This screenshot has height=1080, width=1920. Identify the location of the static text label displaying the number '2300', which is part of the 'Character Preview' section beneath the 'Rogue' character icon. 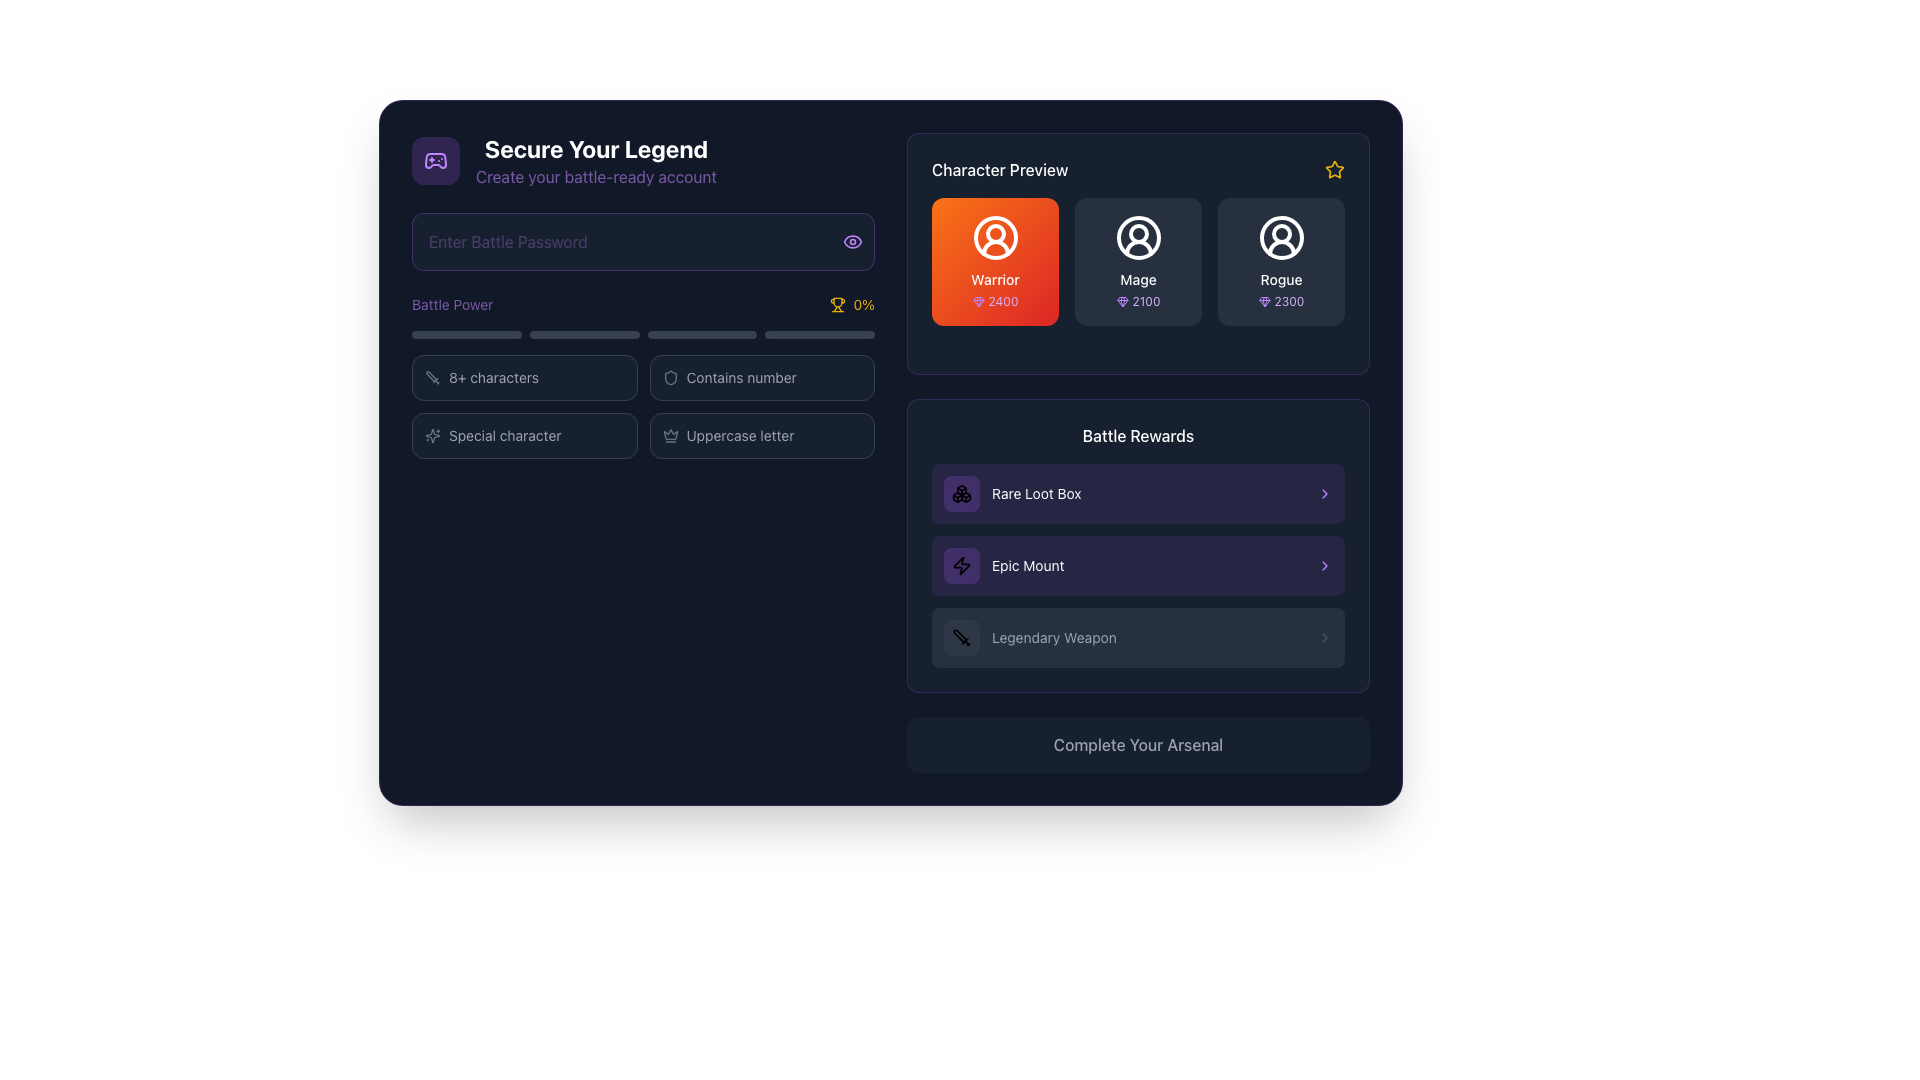
(1289, 301).